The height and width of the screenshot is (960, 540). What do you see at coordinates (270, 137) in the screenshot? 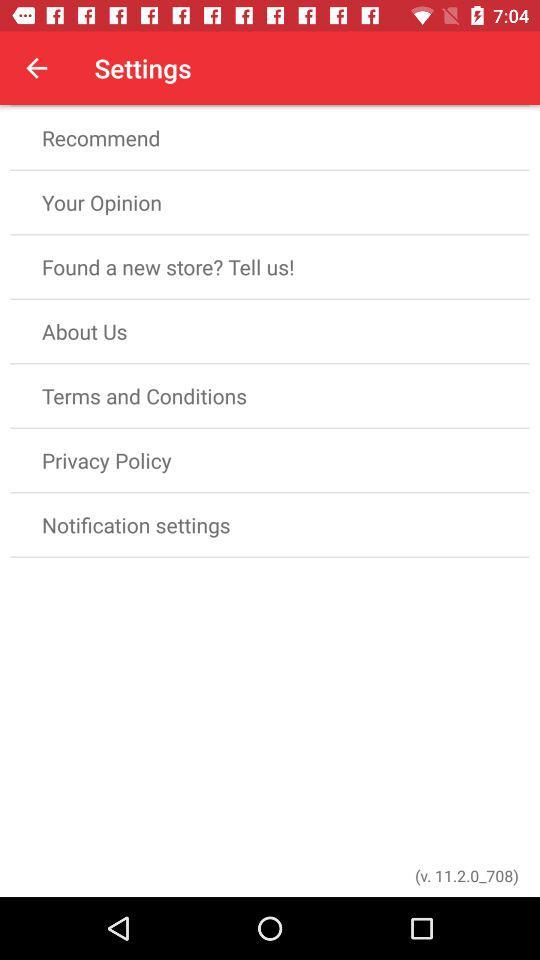
I see `the recommend icon` at bounding box center [270, 137].